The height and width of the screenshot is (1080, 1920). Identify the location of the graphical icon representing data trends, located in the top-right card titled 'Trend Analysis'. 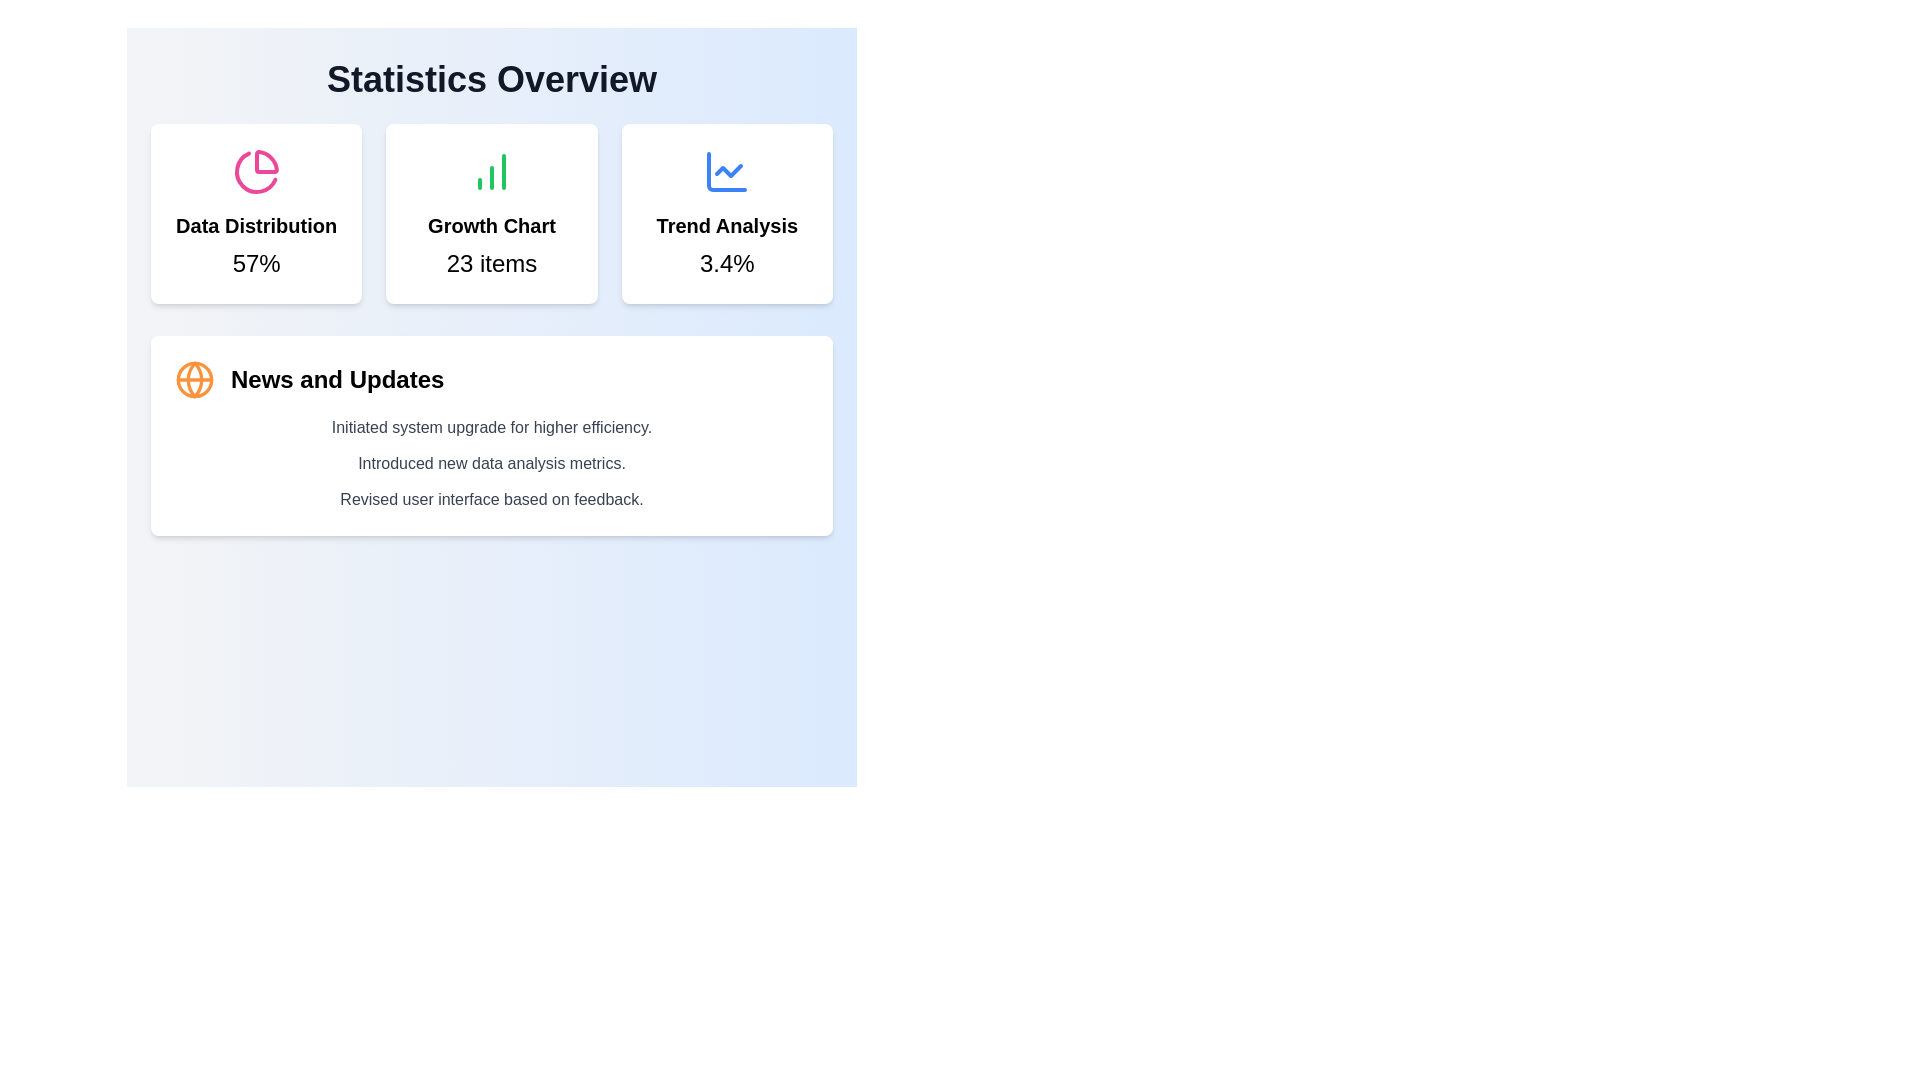
(726, 171).